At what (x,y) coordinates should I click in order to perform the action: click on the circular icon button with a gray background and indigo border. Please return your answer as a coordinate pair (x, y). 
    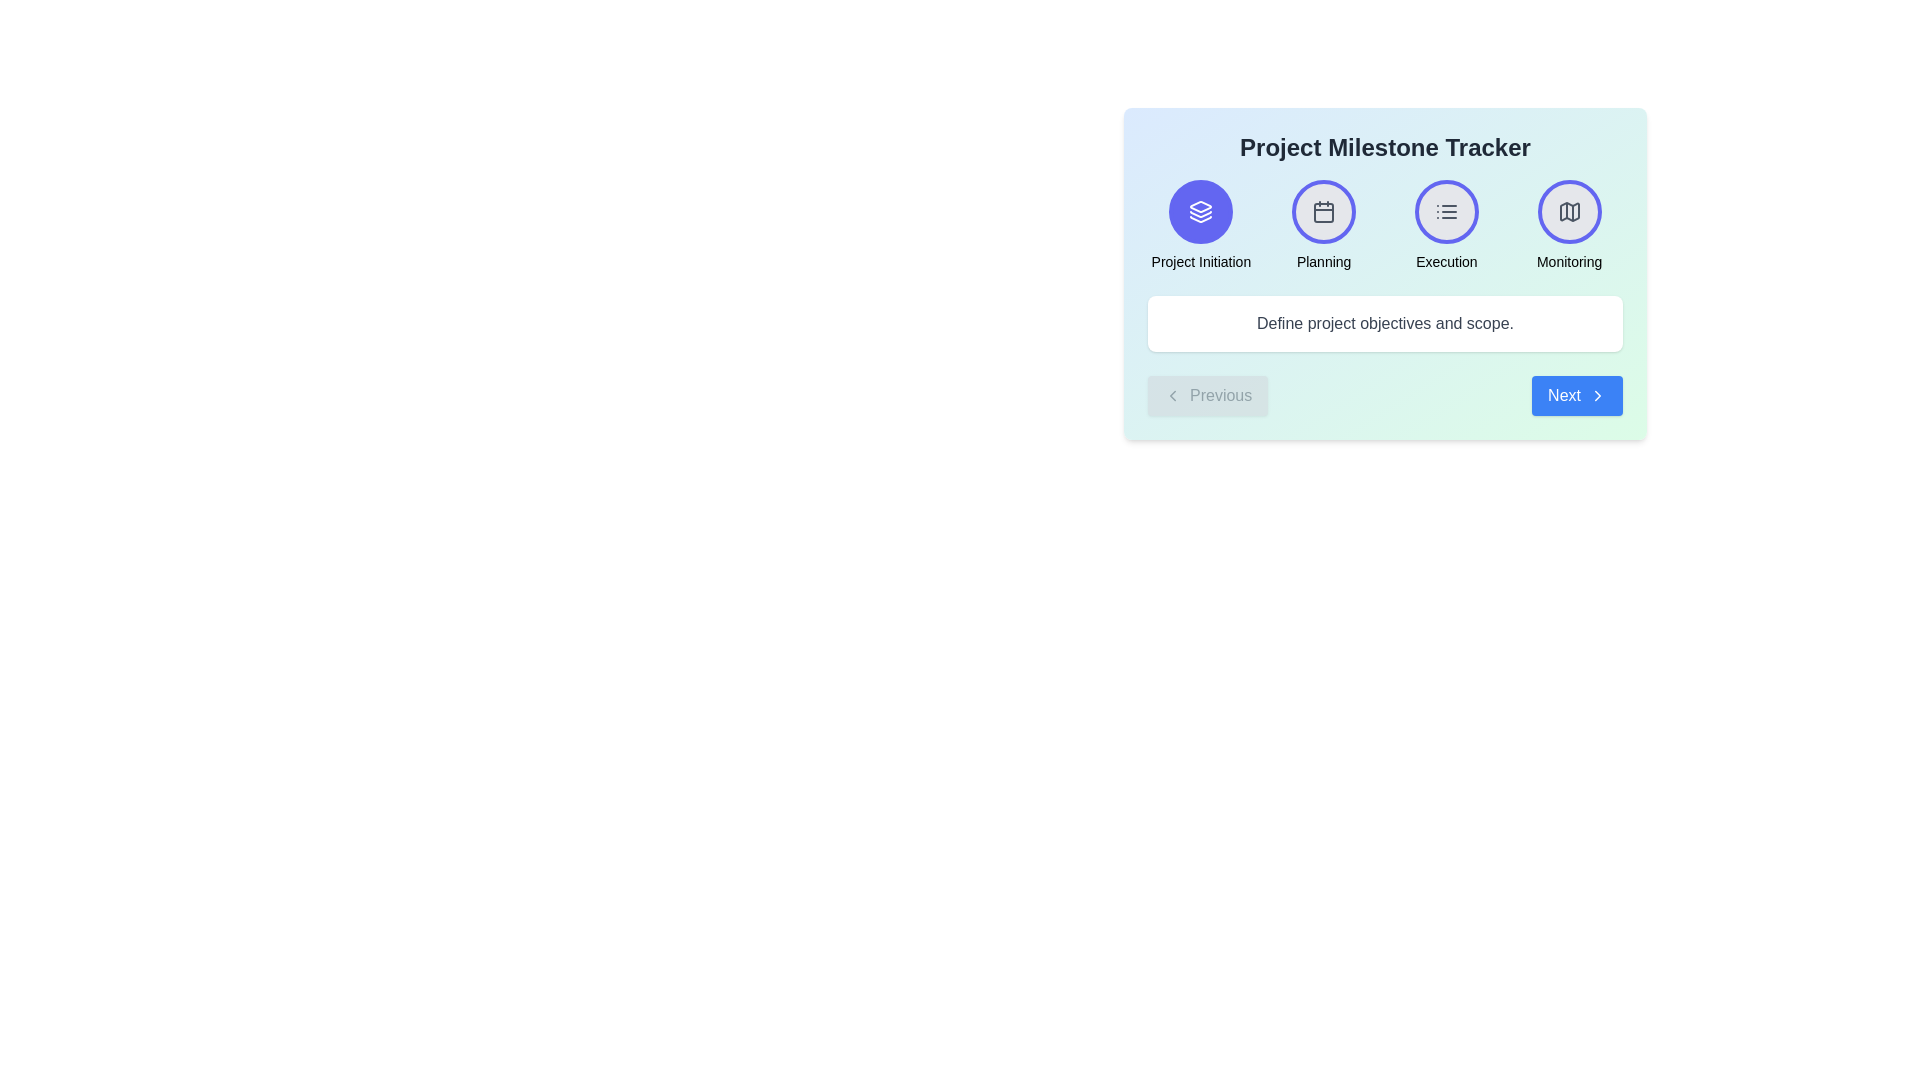
    Looking at the image, I should click on (1568, 212).